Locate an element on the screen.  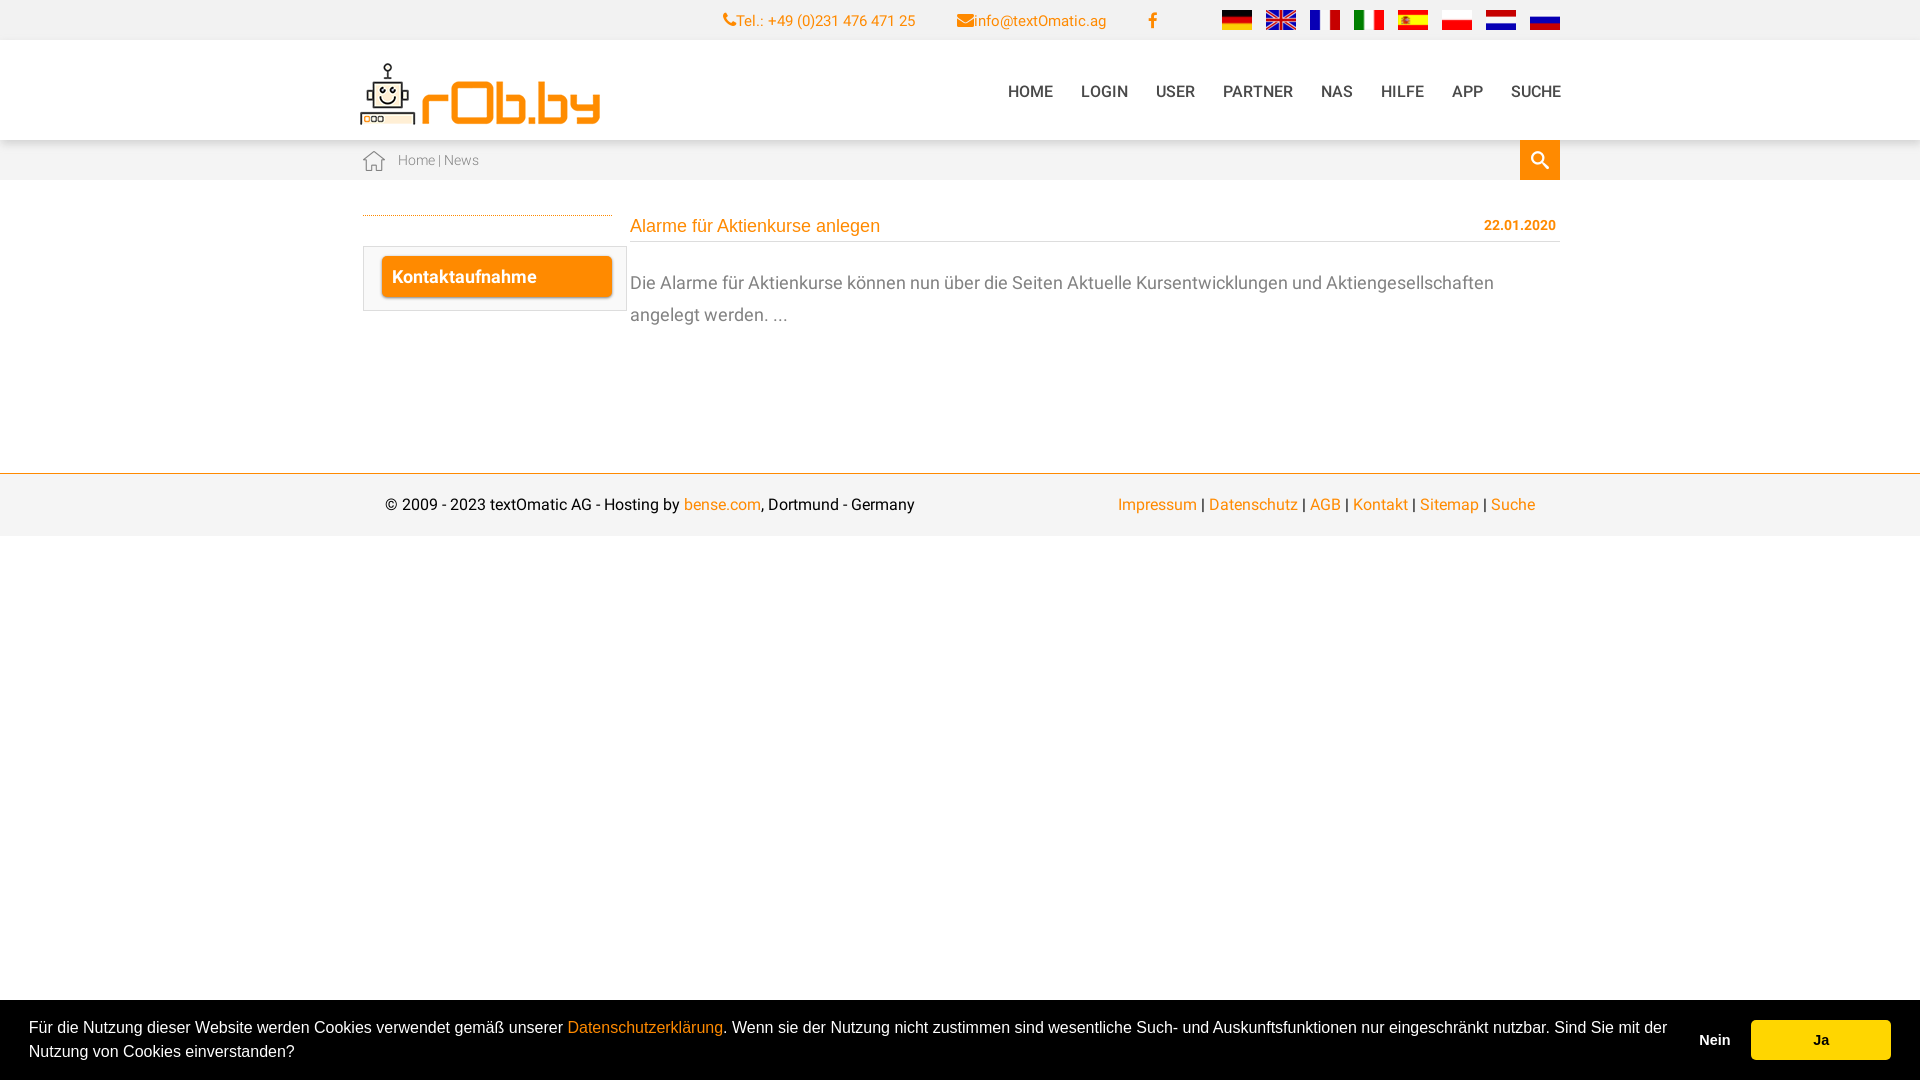
'LOGIN' is located at coordinates (1103, 91).